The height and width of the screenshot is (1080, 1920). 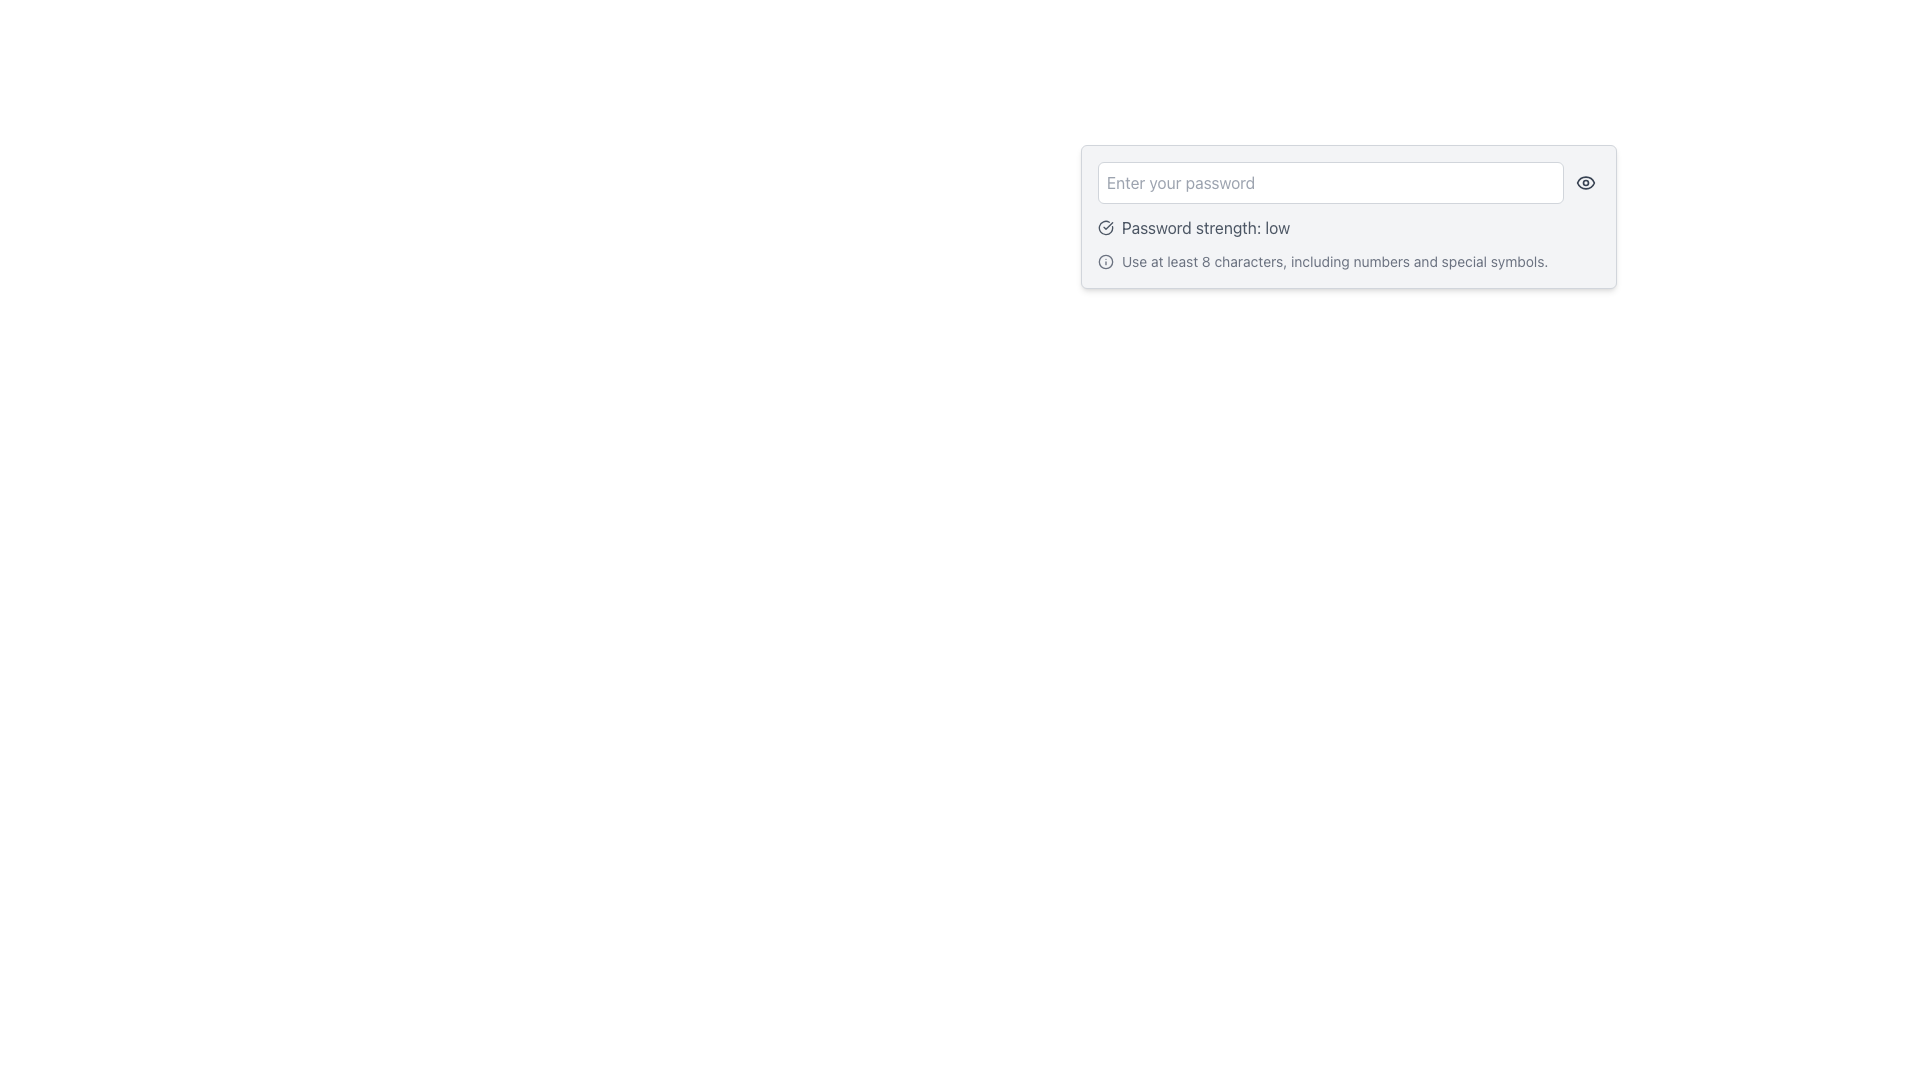 I want to click on the circular shape within the SVG graphic that is part of the password strength indicator, located to the left of the text 'Password strength: low', so click(x=1104, y=260).